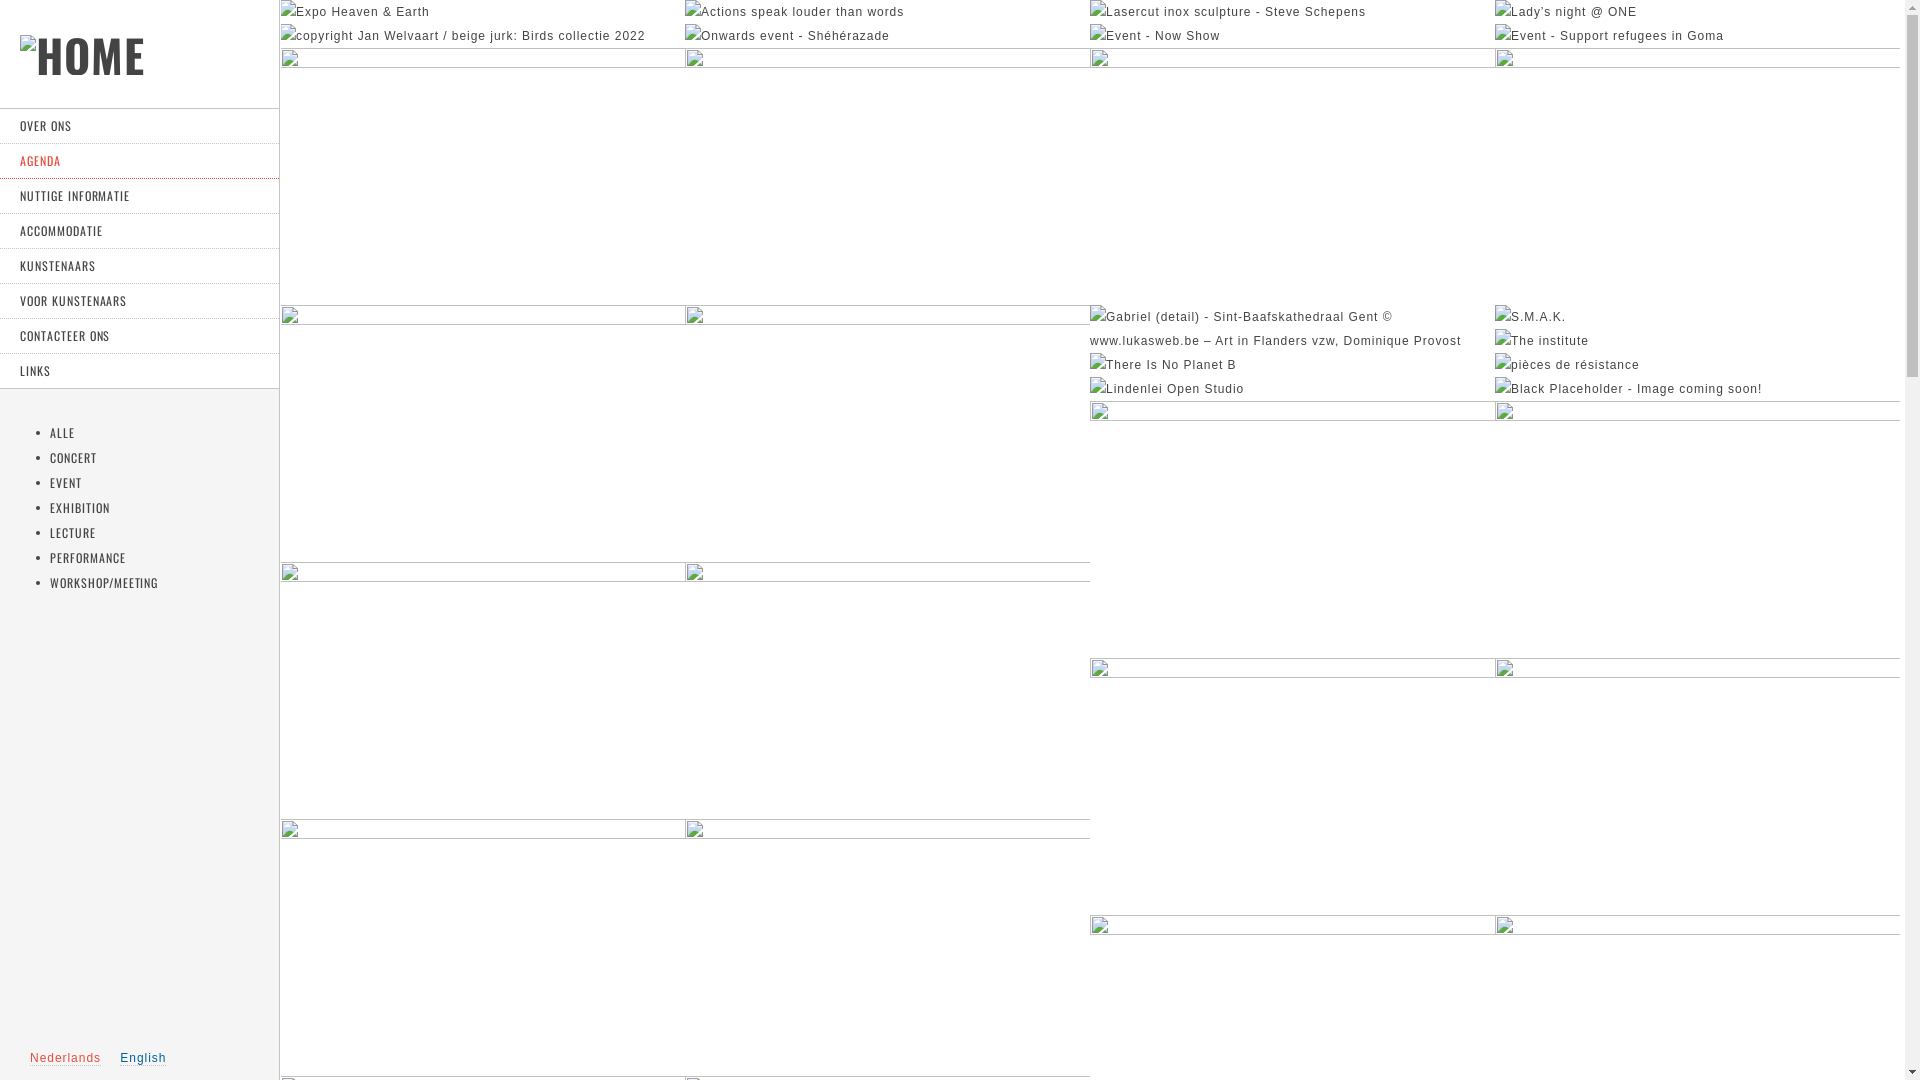 Image resolution: width=1920 pixels, height=1080 pixels. I want to click on 'VOOR KUNSTENAARS', so click(138, 301).